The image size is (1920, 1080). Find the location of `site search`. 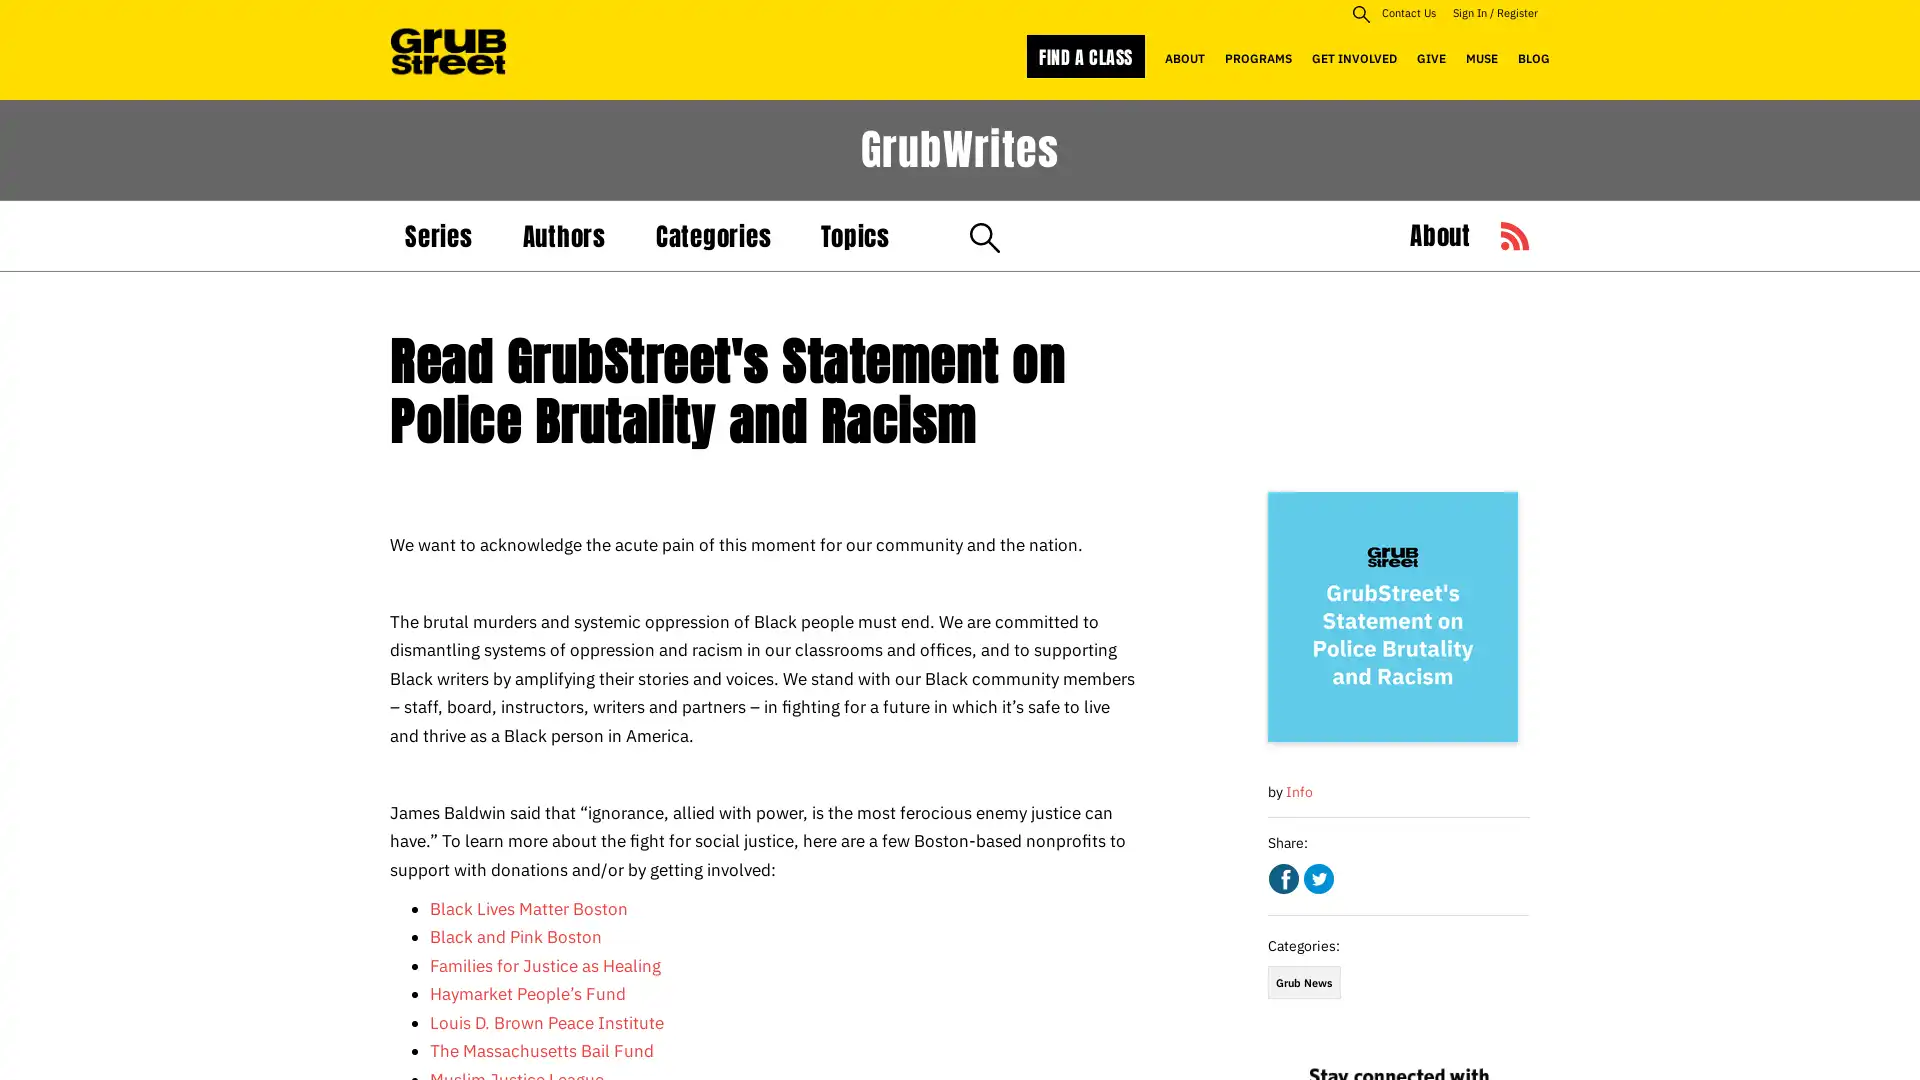

site search is located at coordinates (1360, 13).